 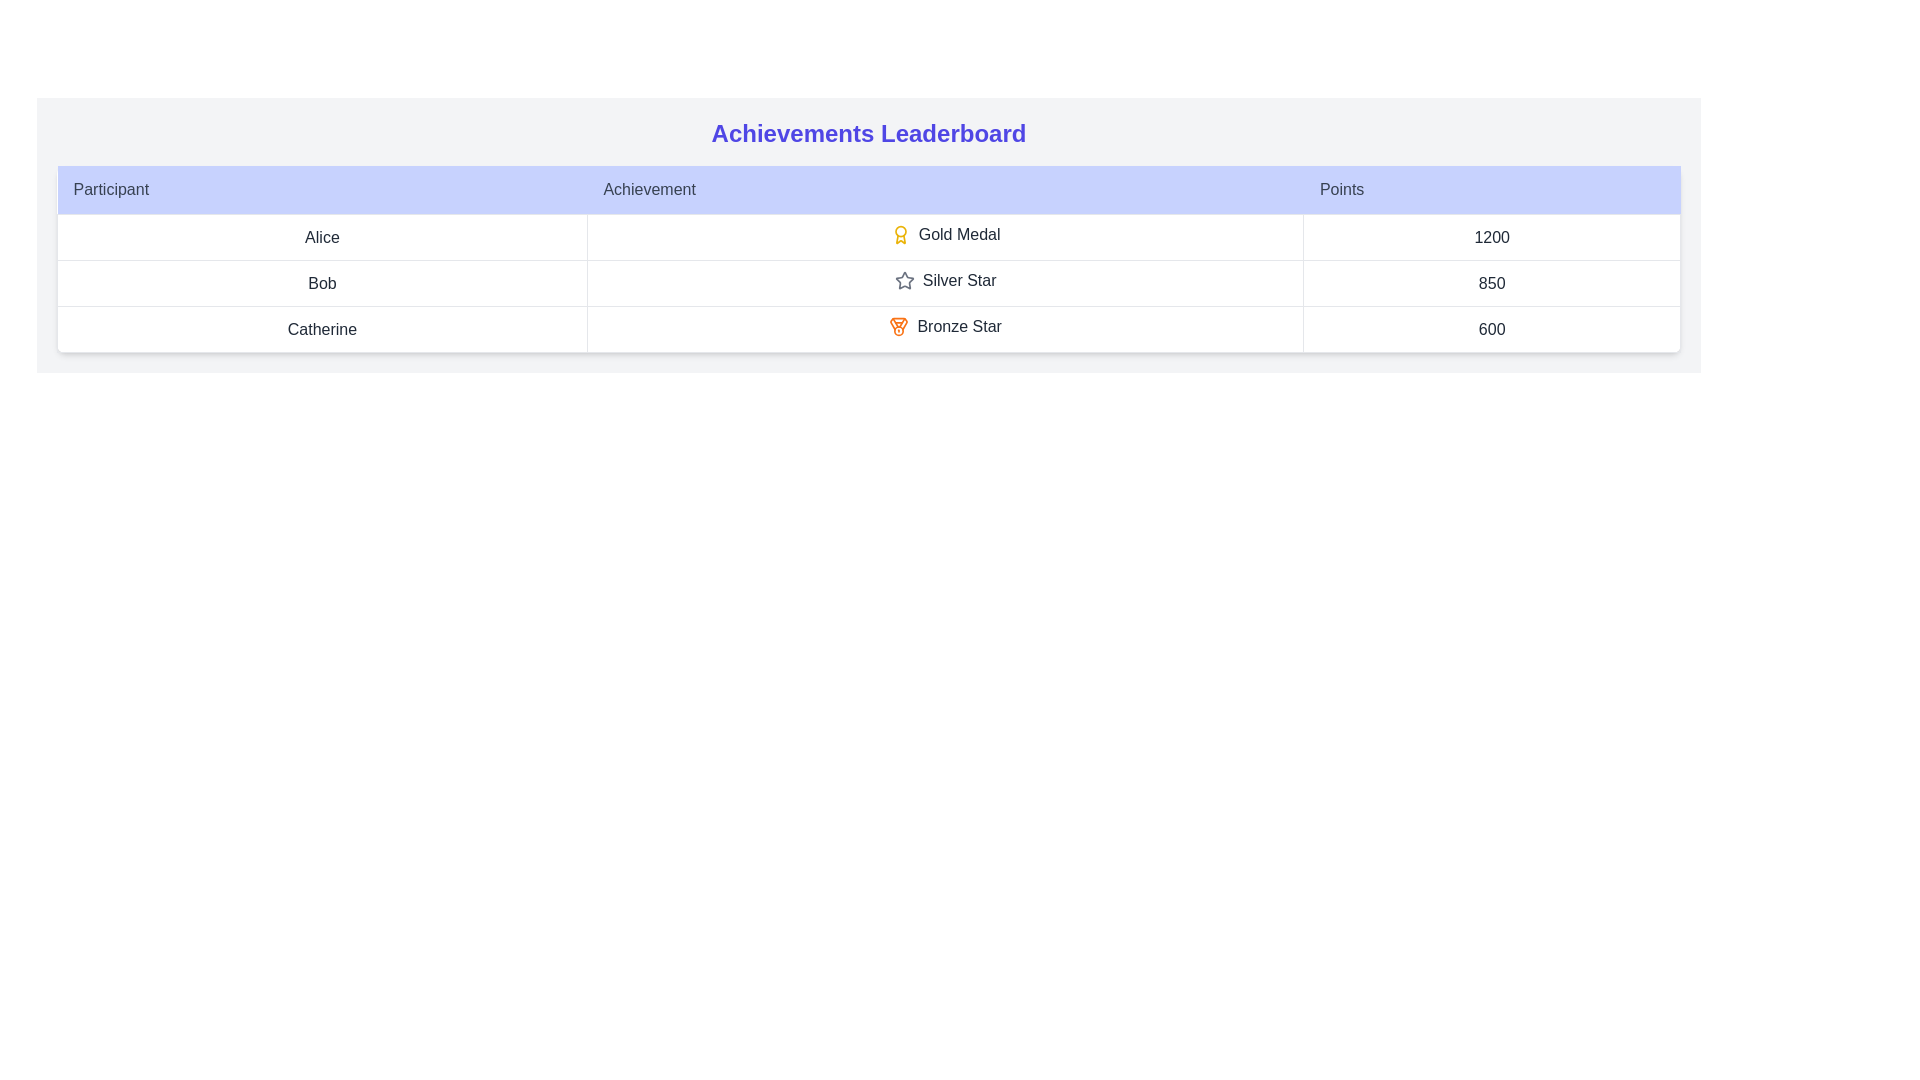 What do you see at coordinates (898, 323) in the screenshot?
I see `the triangular orange component of the medal icon located in the 'Achievement' column of the first row in the leaderboard table` at bounding box center [898, 323].